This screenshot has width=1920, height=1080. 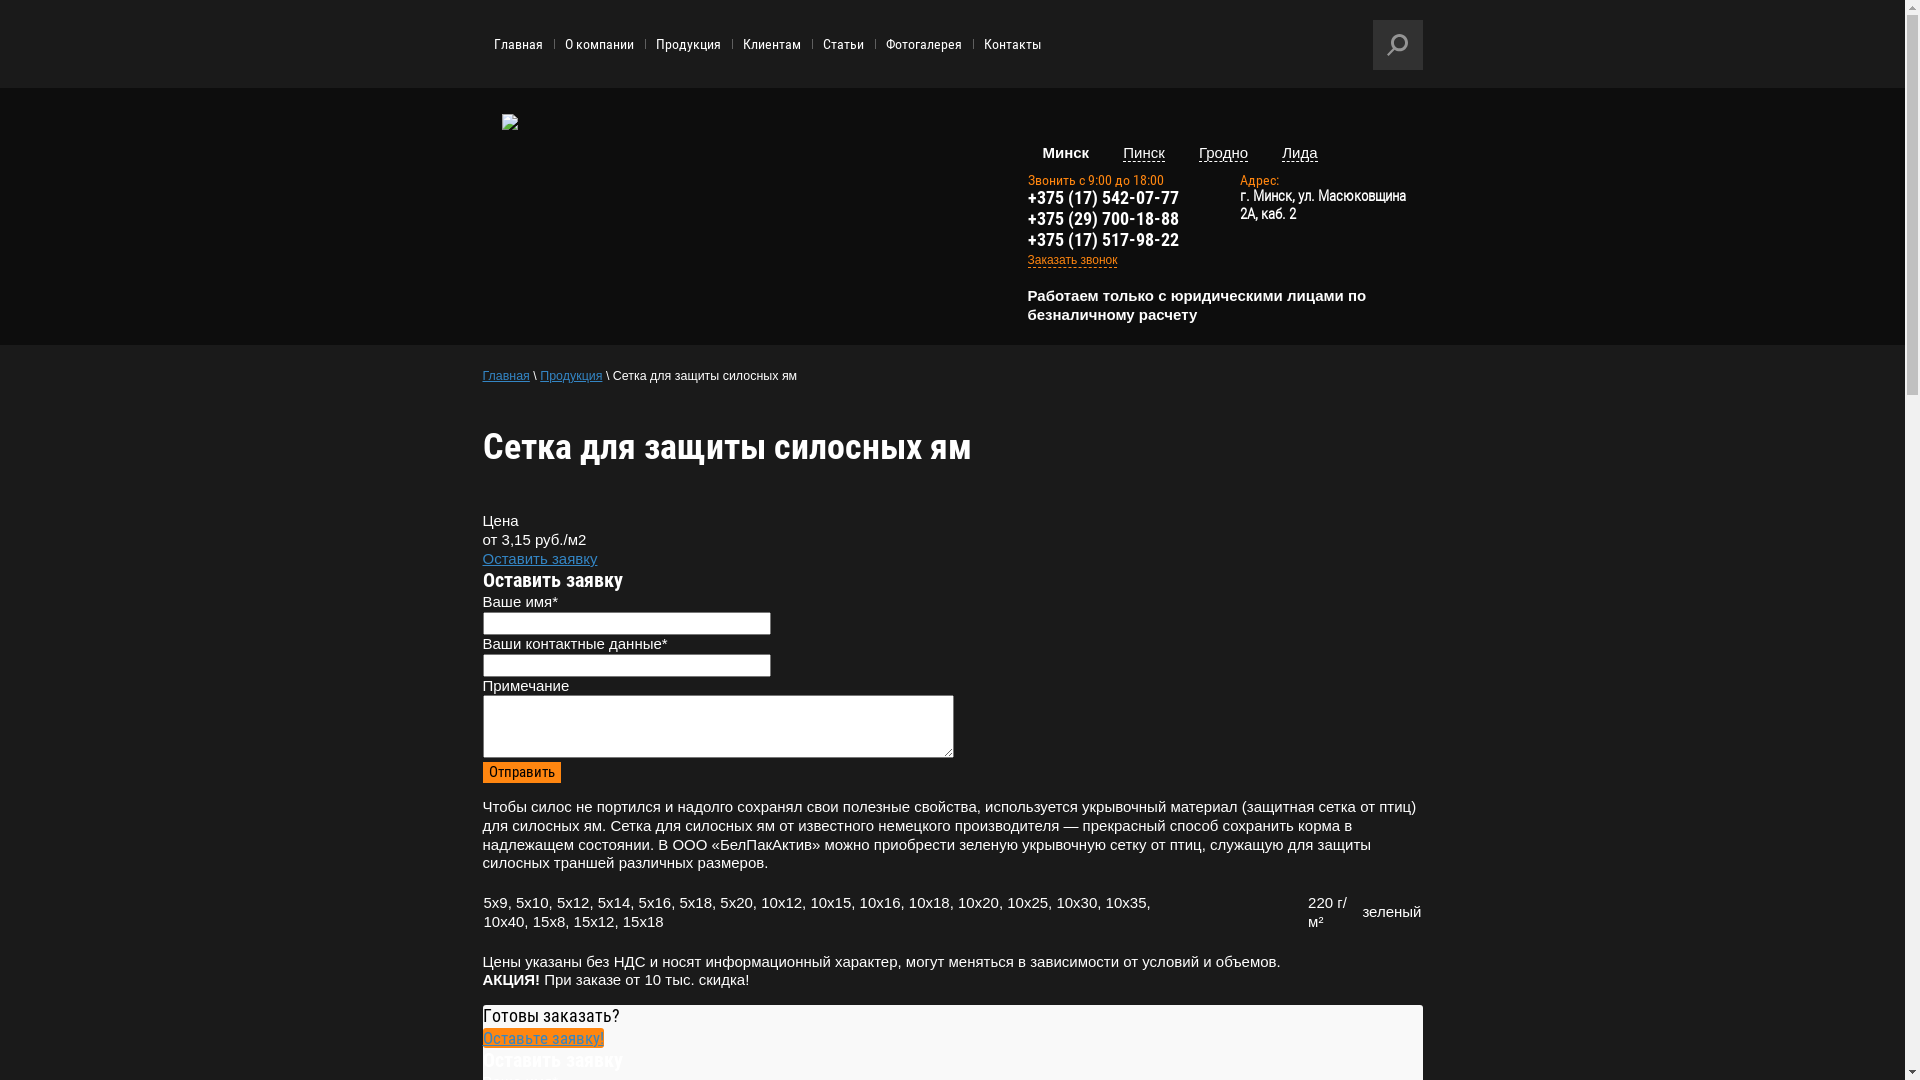 I want to click on '+375 (29) 700-18-88', so click(x=1027, y=218).